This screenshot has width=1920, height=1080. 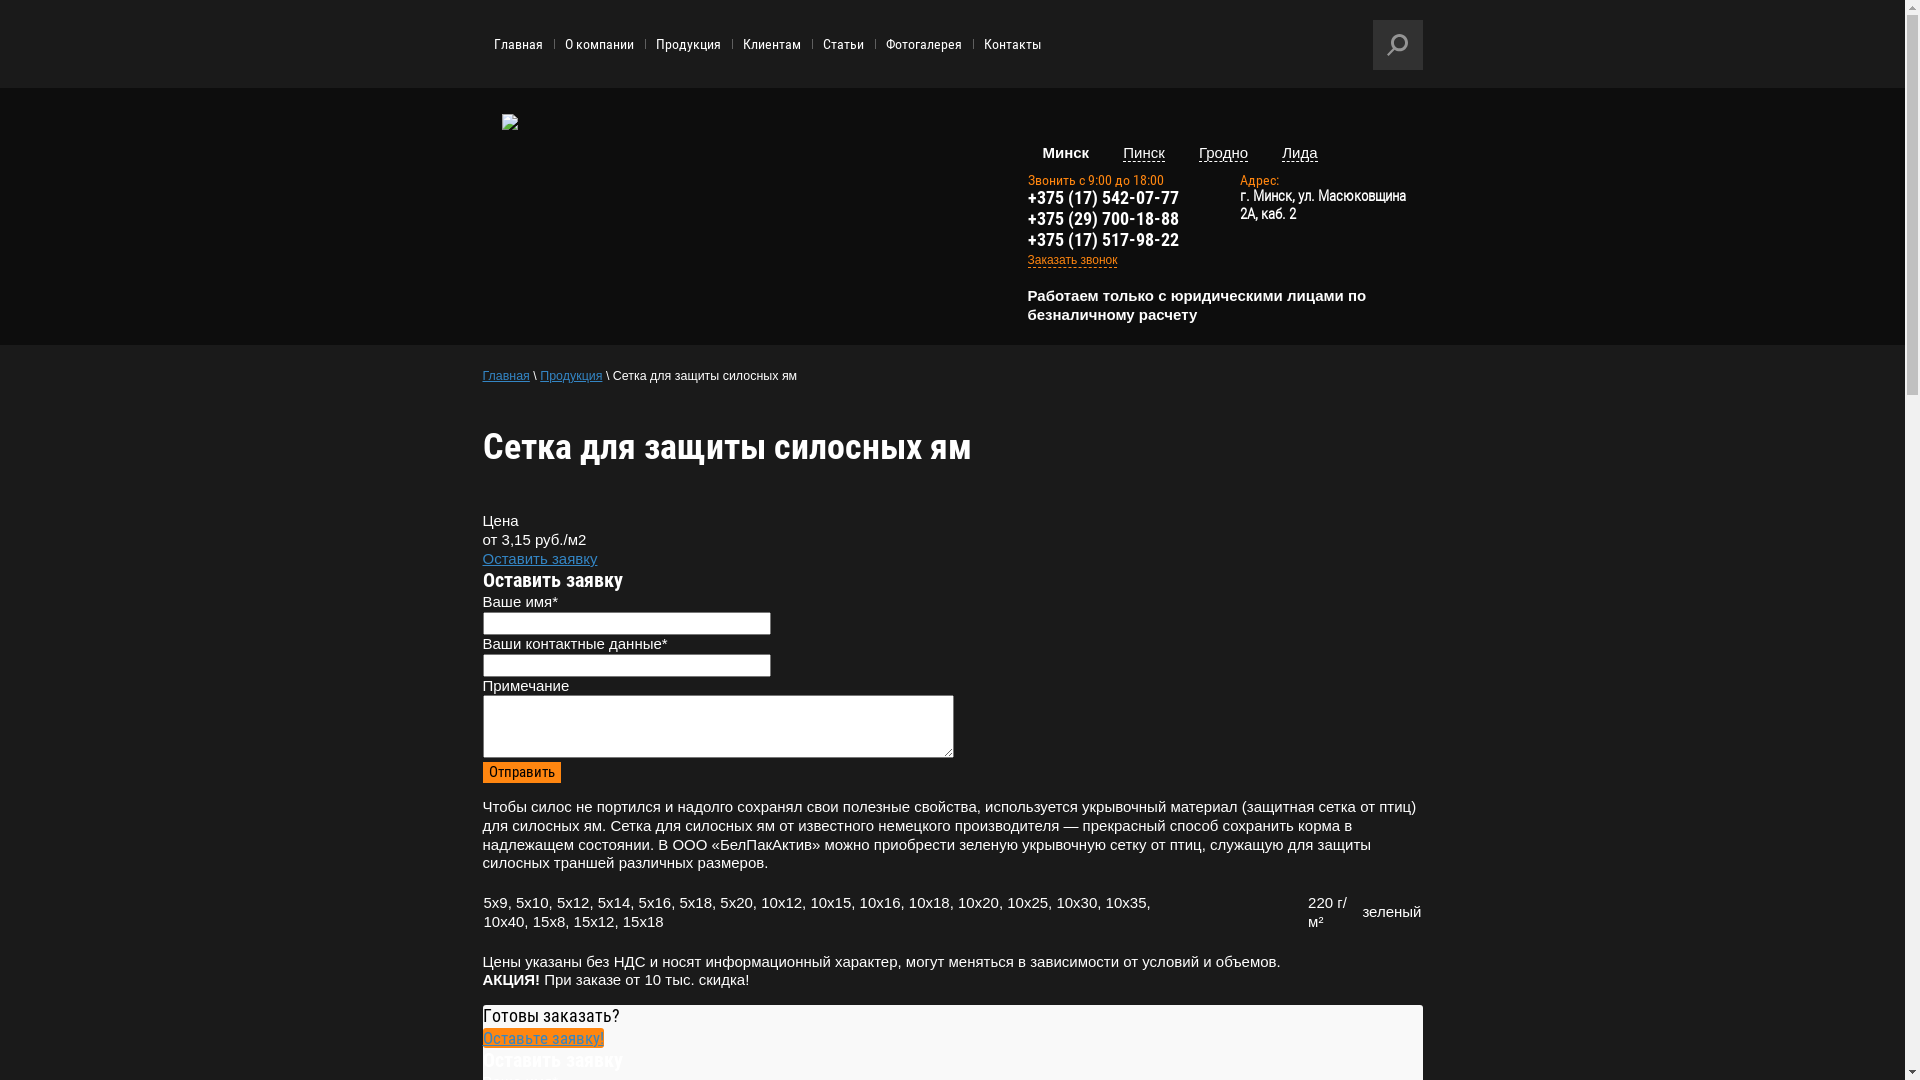 I want to click on '+375 (29) 700-18-88', so click(x=1027, y=218).